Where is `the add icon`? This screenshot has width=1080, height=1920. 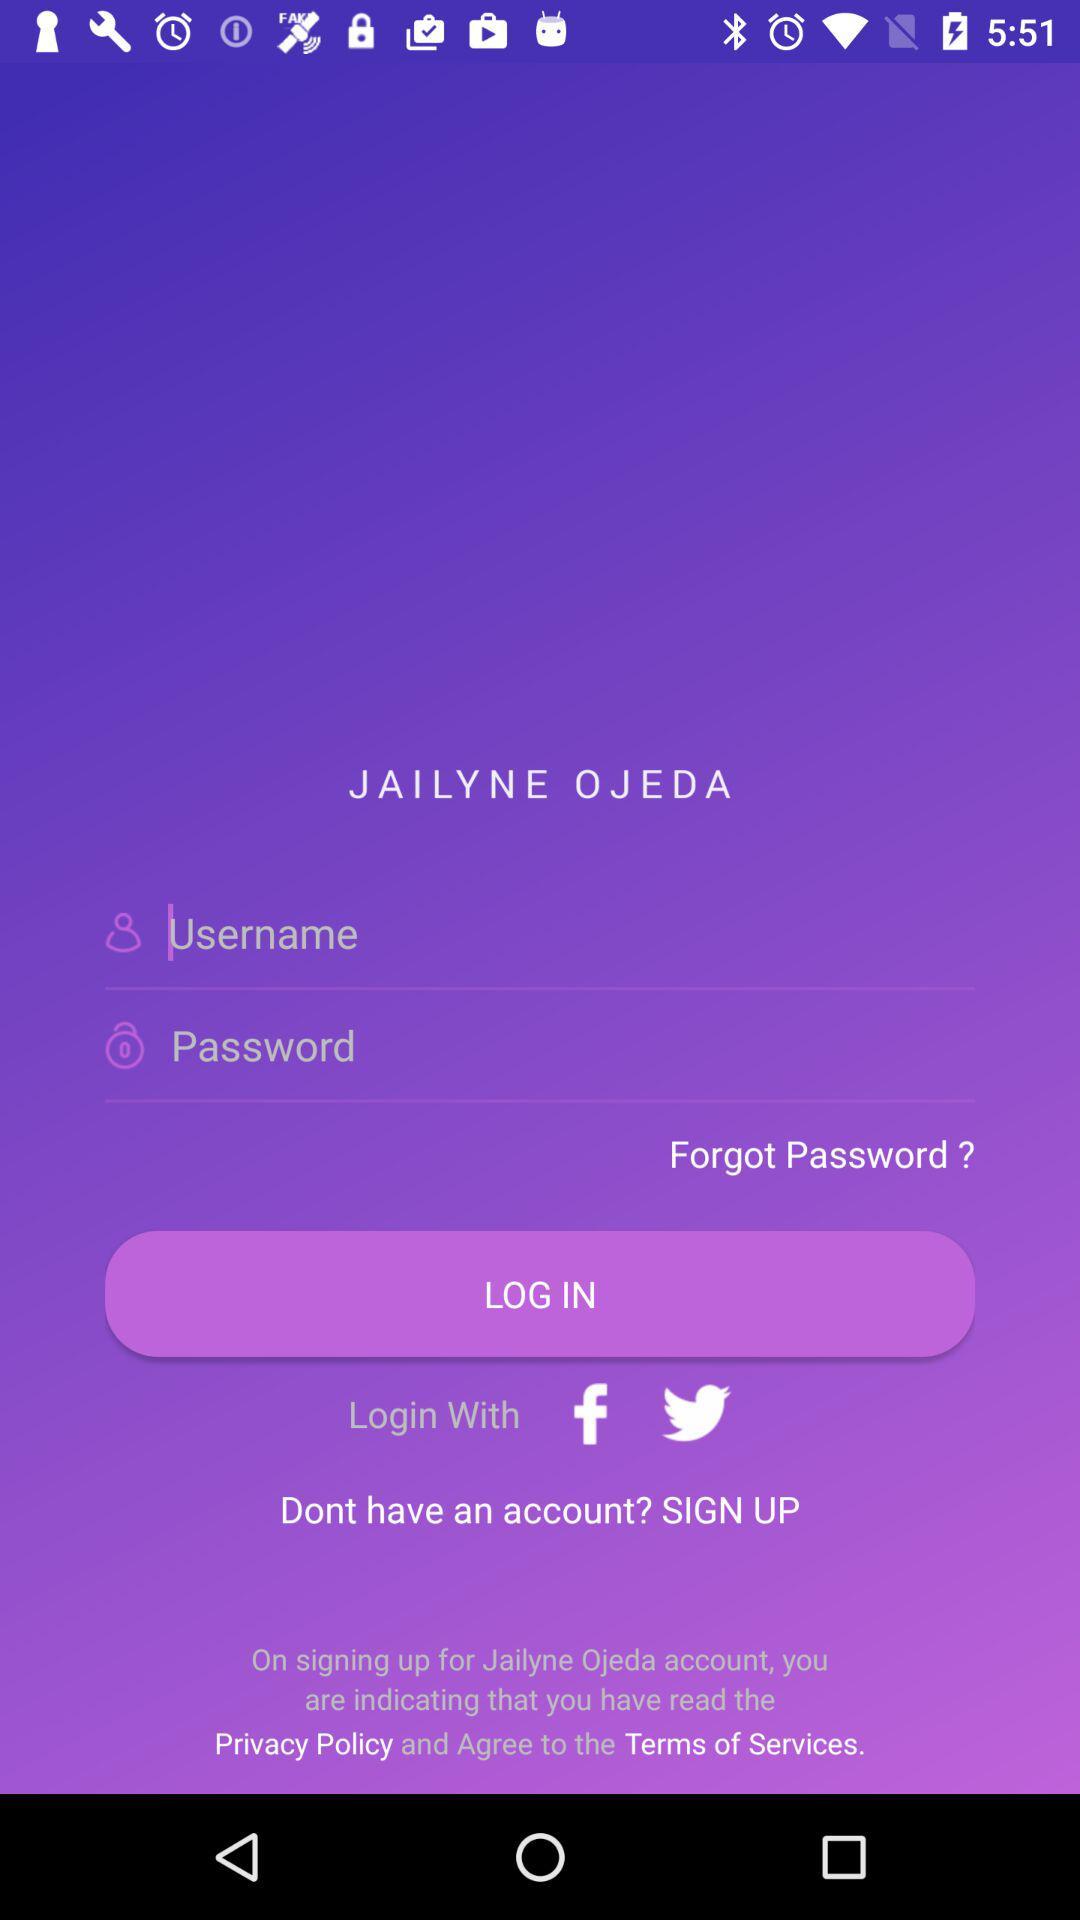 the add icon is located at coordinates (589, 1412).